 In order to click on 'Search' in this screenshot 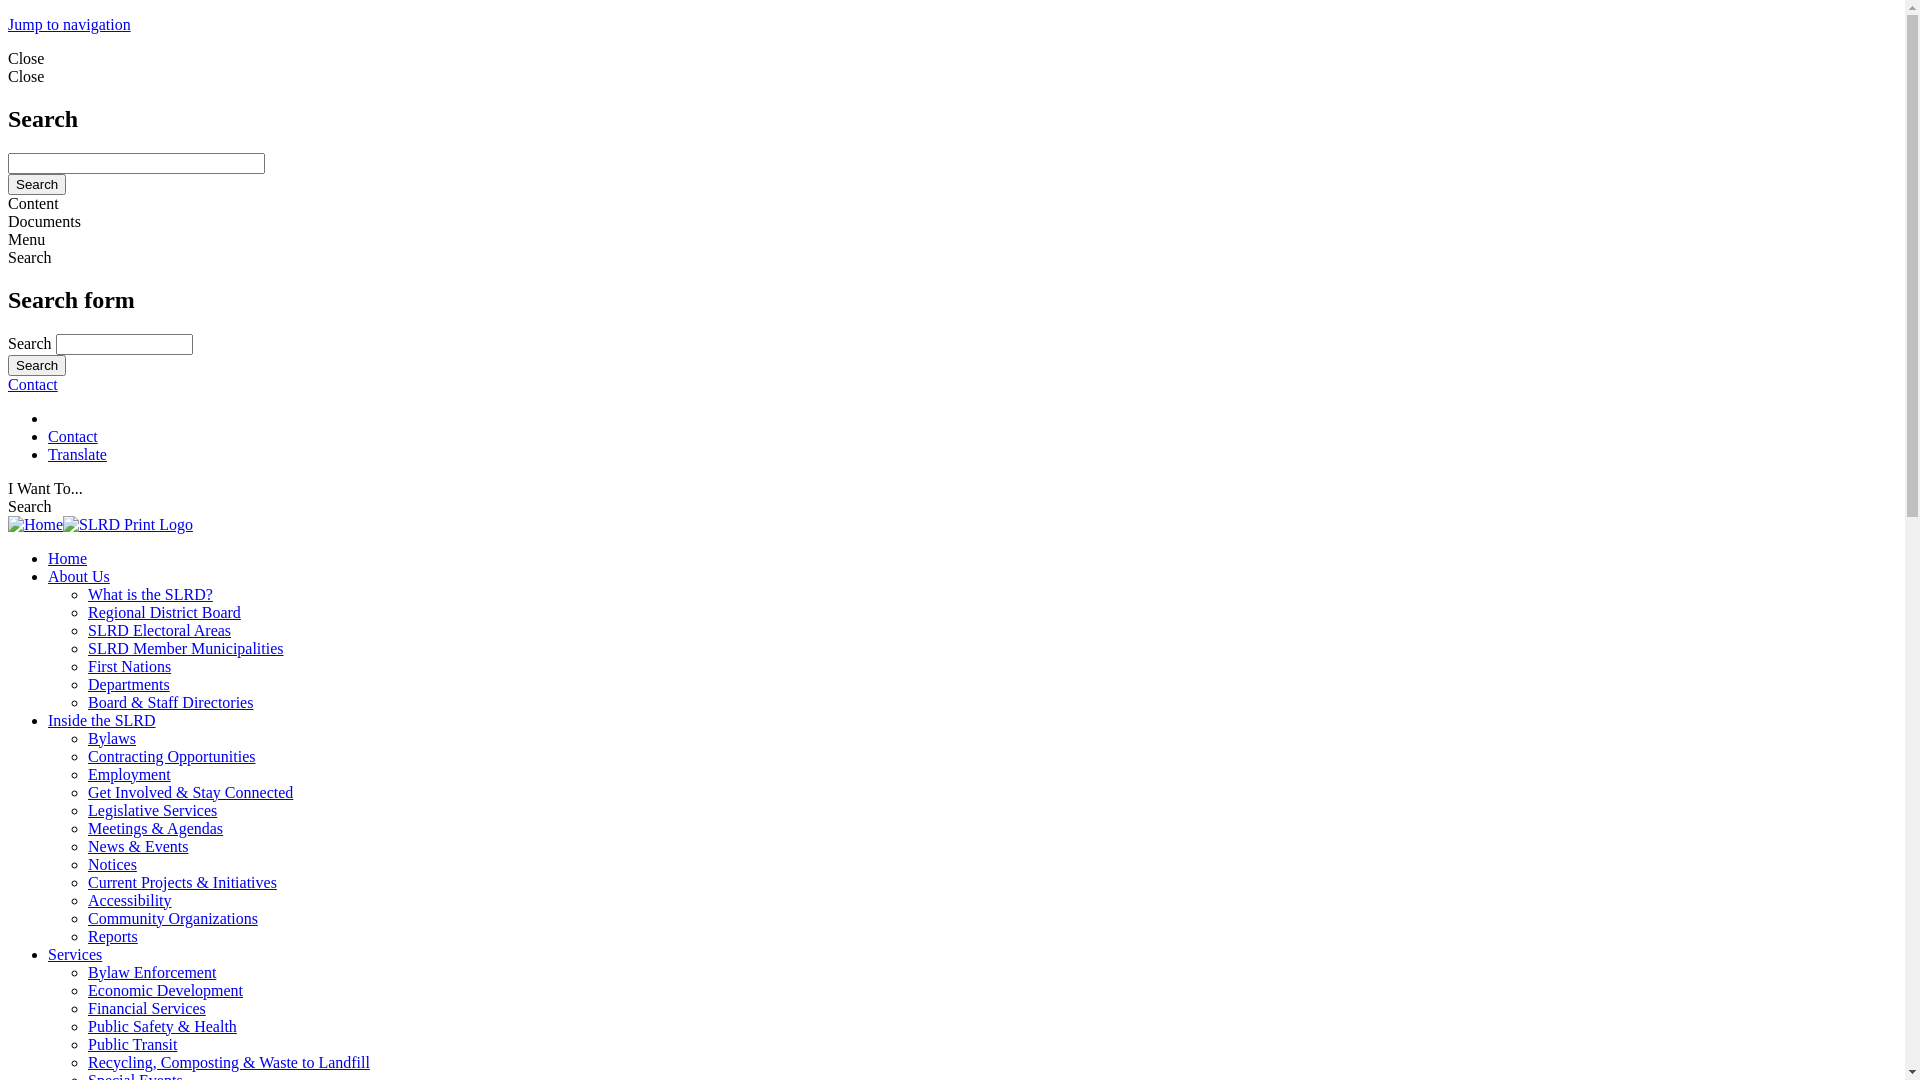, I will do `click(37, 365)`.